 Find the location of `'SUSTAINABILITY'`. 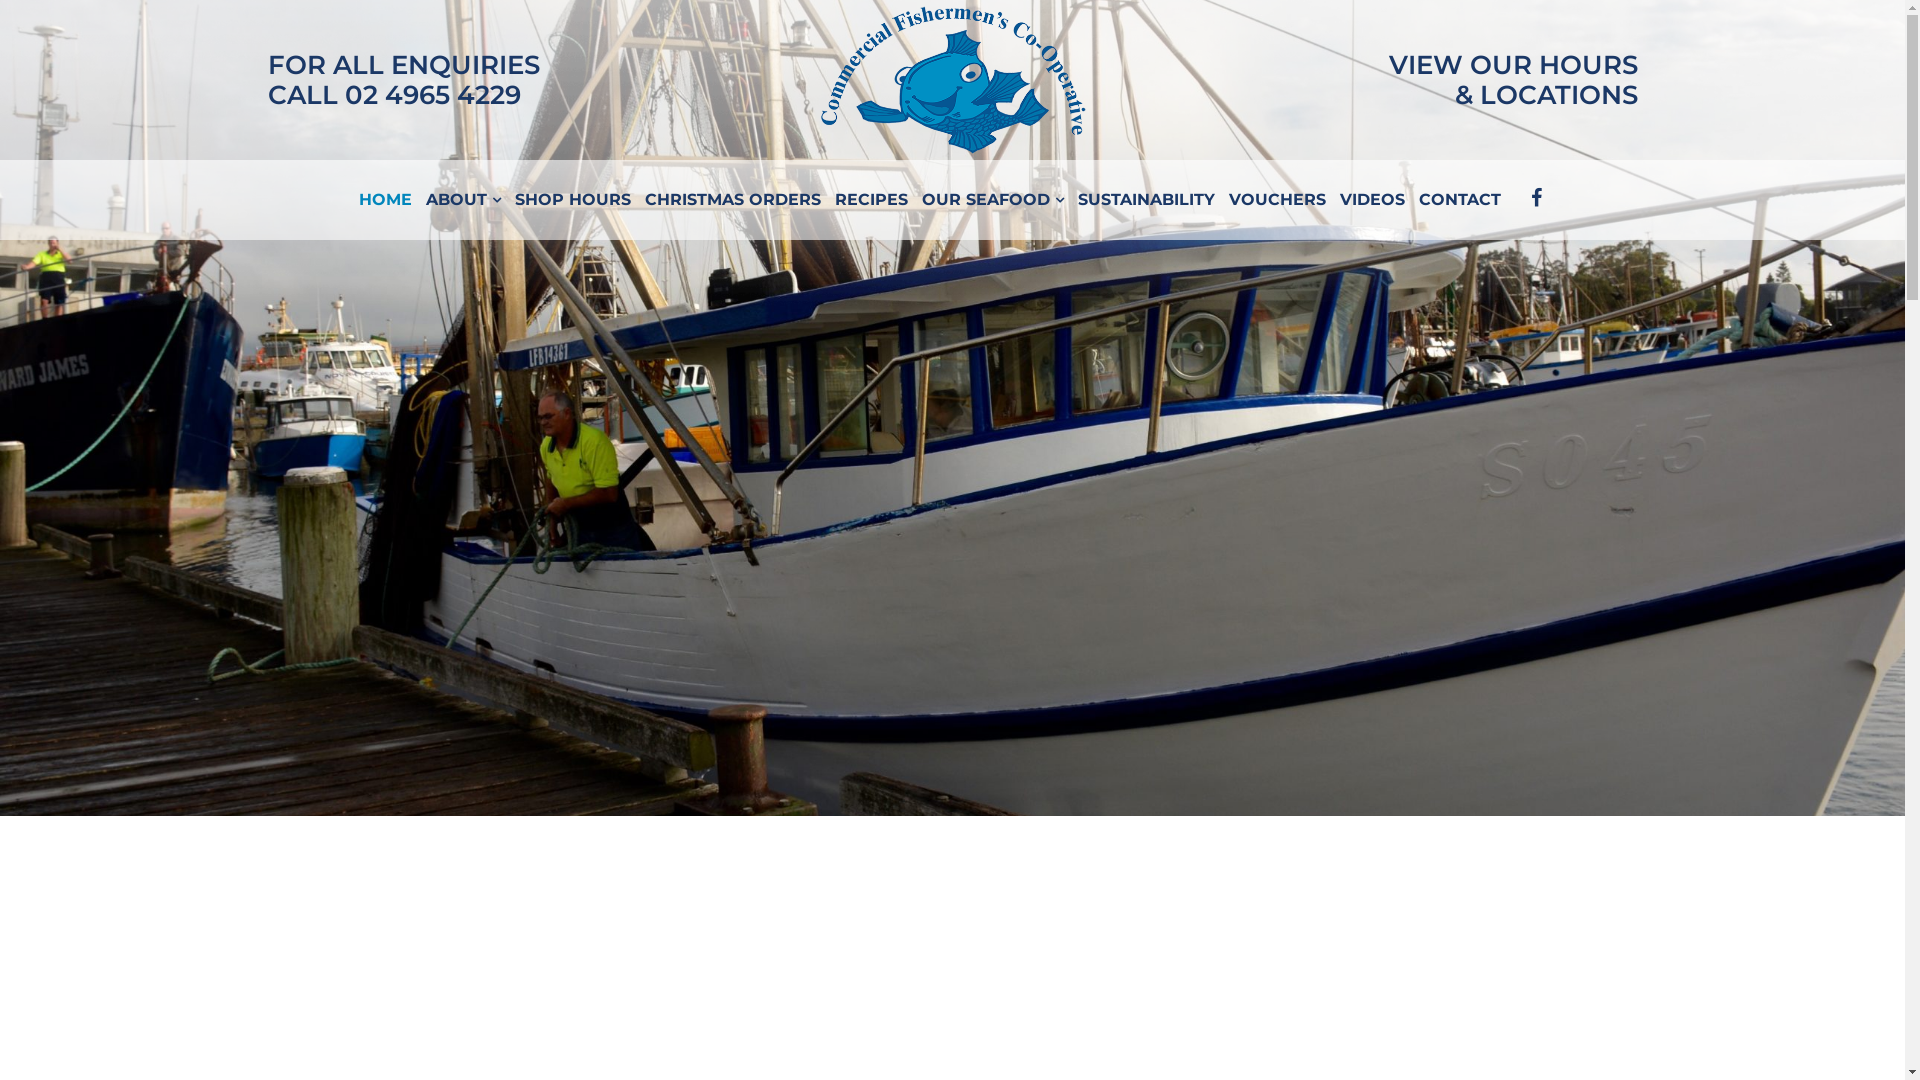

'SUSTAINABILITY' is located at coordinates (1072, 200).